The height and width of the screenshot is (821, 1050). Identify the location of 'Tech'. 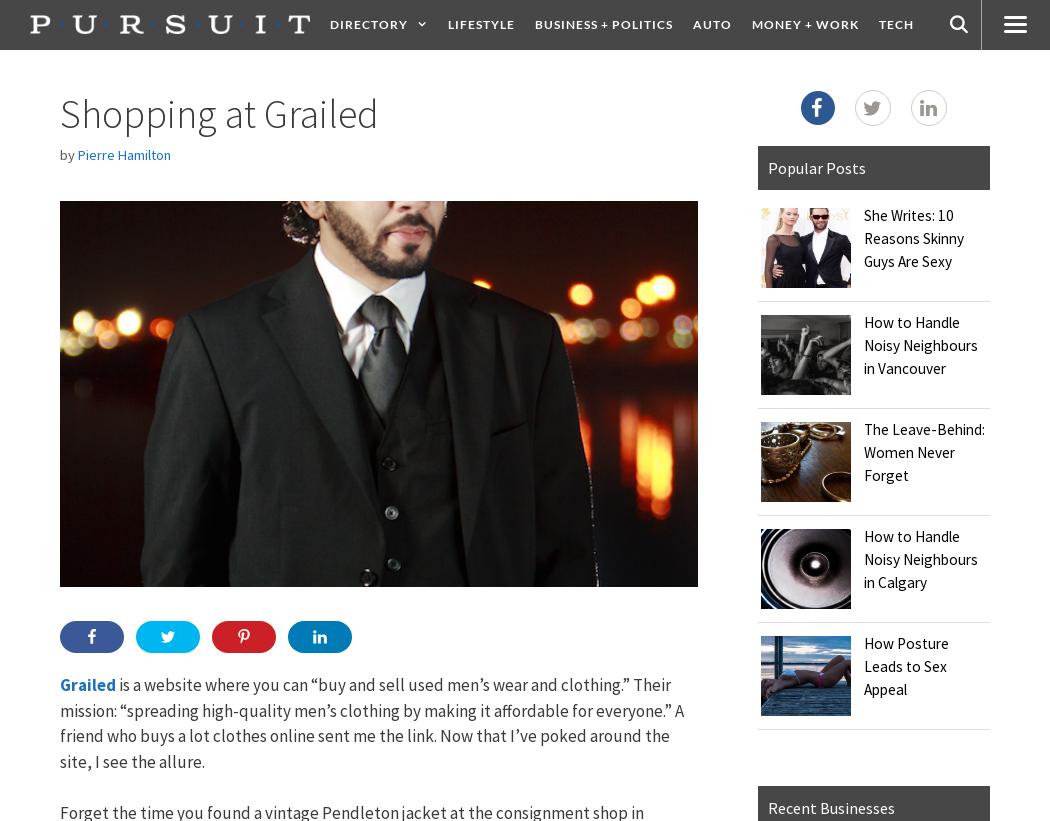
(894, 23).